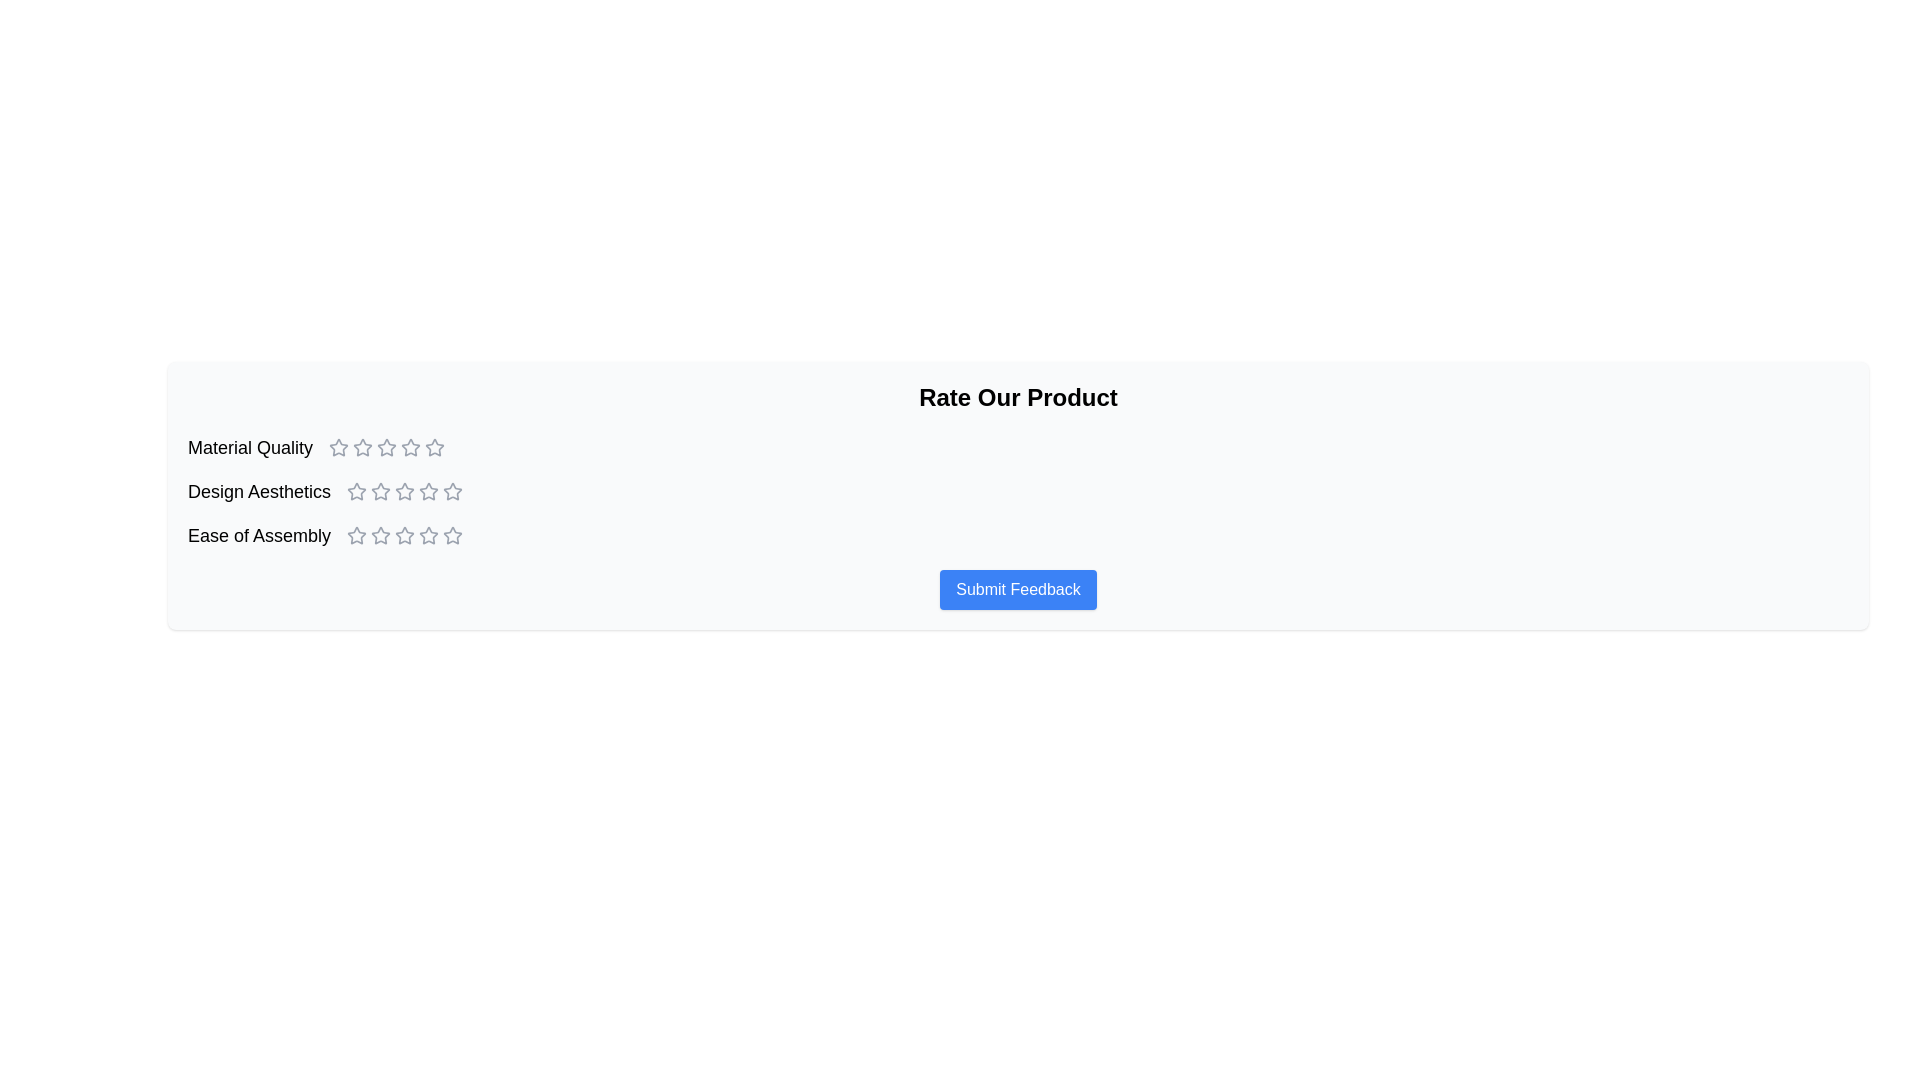  I want to click on the fourth rating star icon in the 'Material Quality' row, so click(434, 446).